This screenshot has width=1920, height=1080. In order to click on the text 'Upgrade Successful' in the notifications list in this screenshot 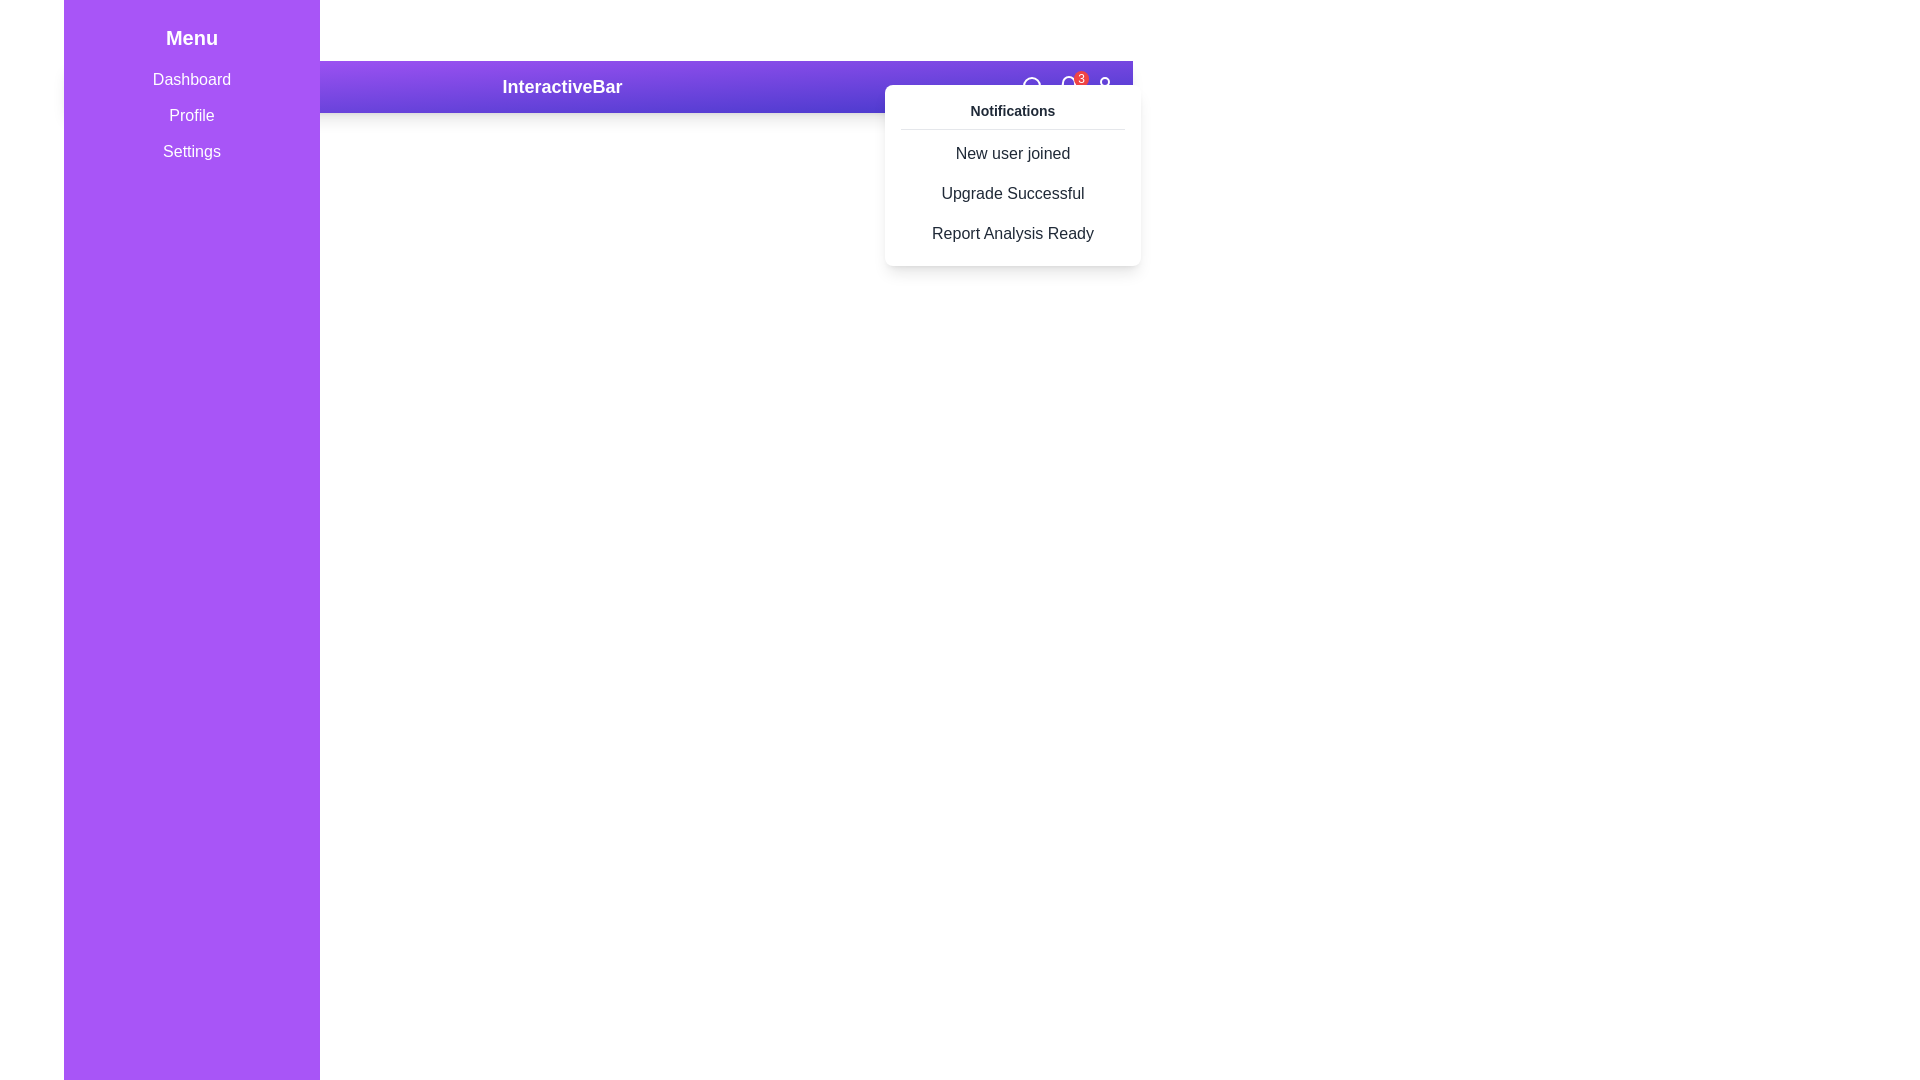, I will do `click(1012, 193)`.